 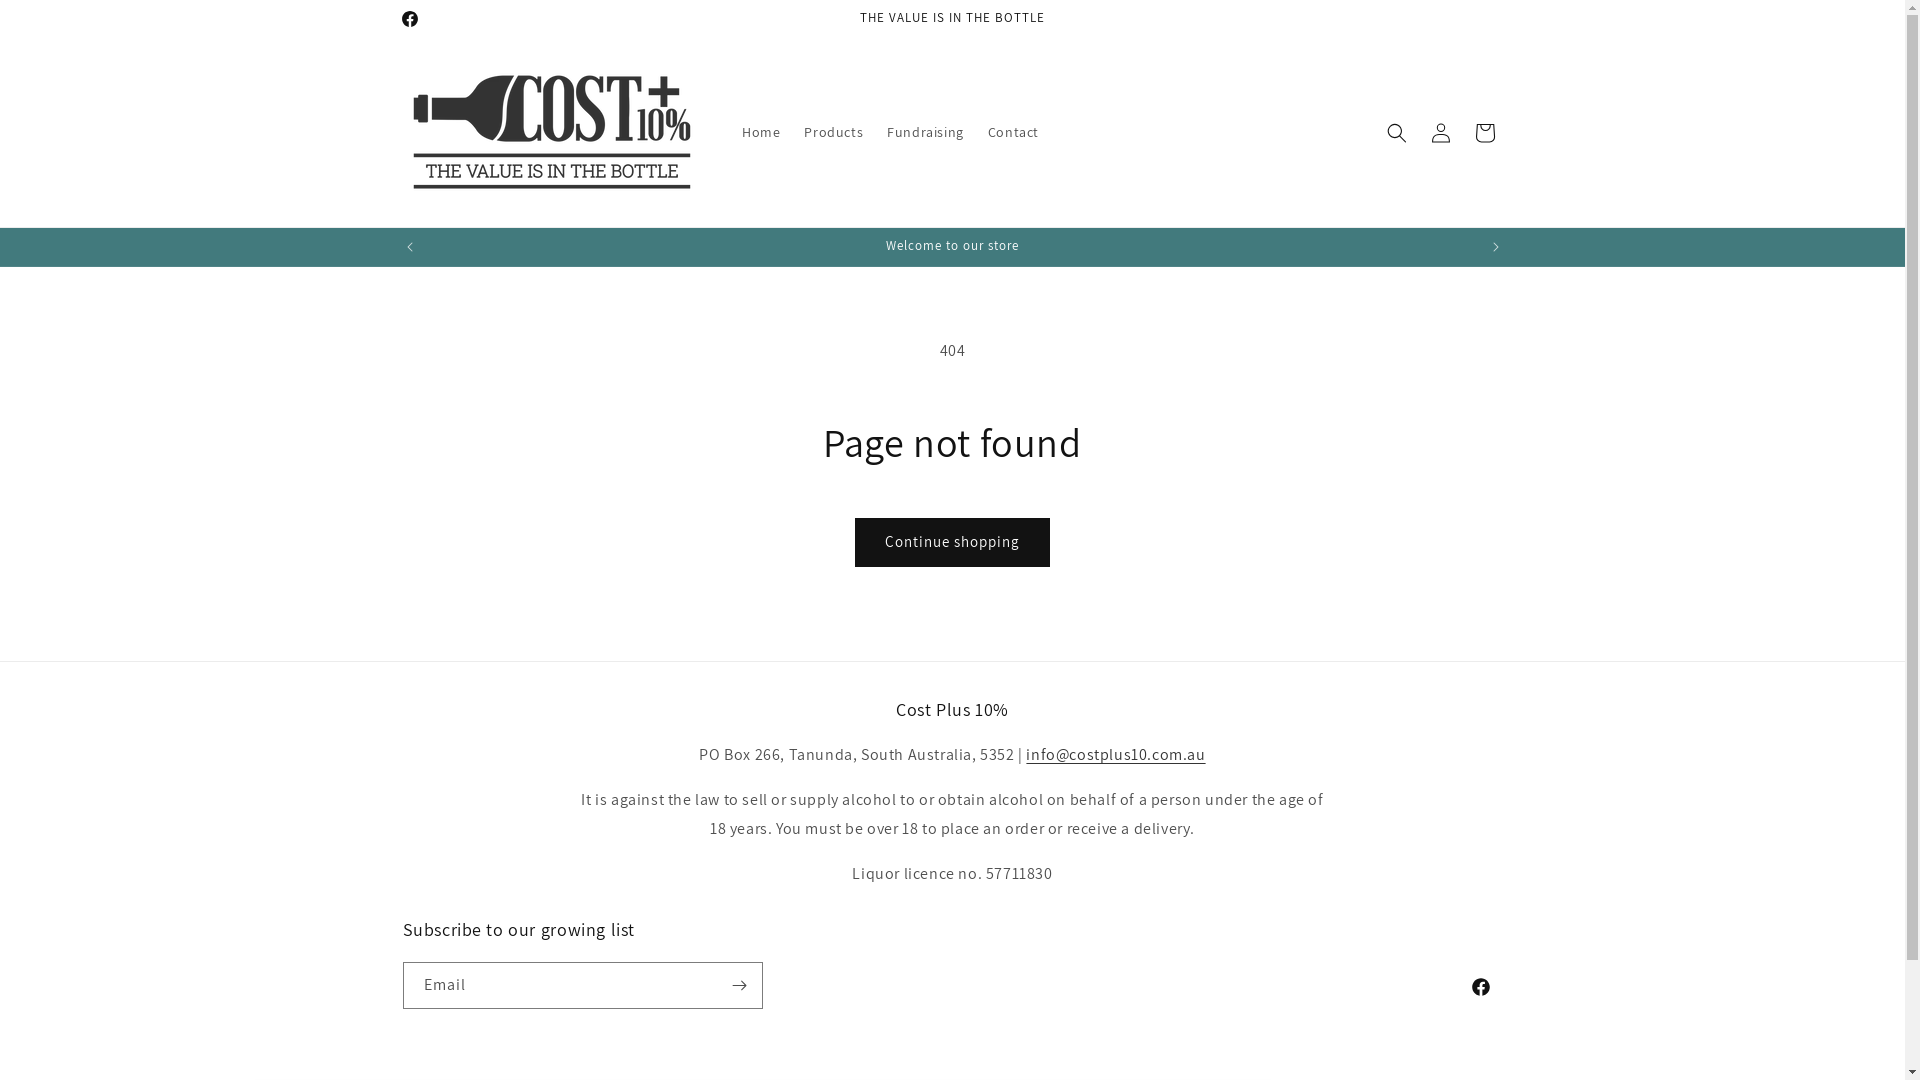 I want to click on 'Products', so click(x=833, y=131).